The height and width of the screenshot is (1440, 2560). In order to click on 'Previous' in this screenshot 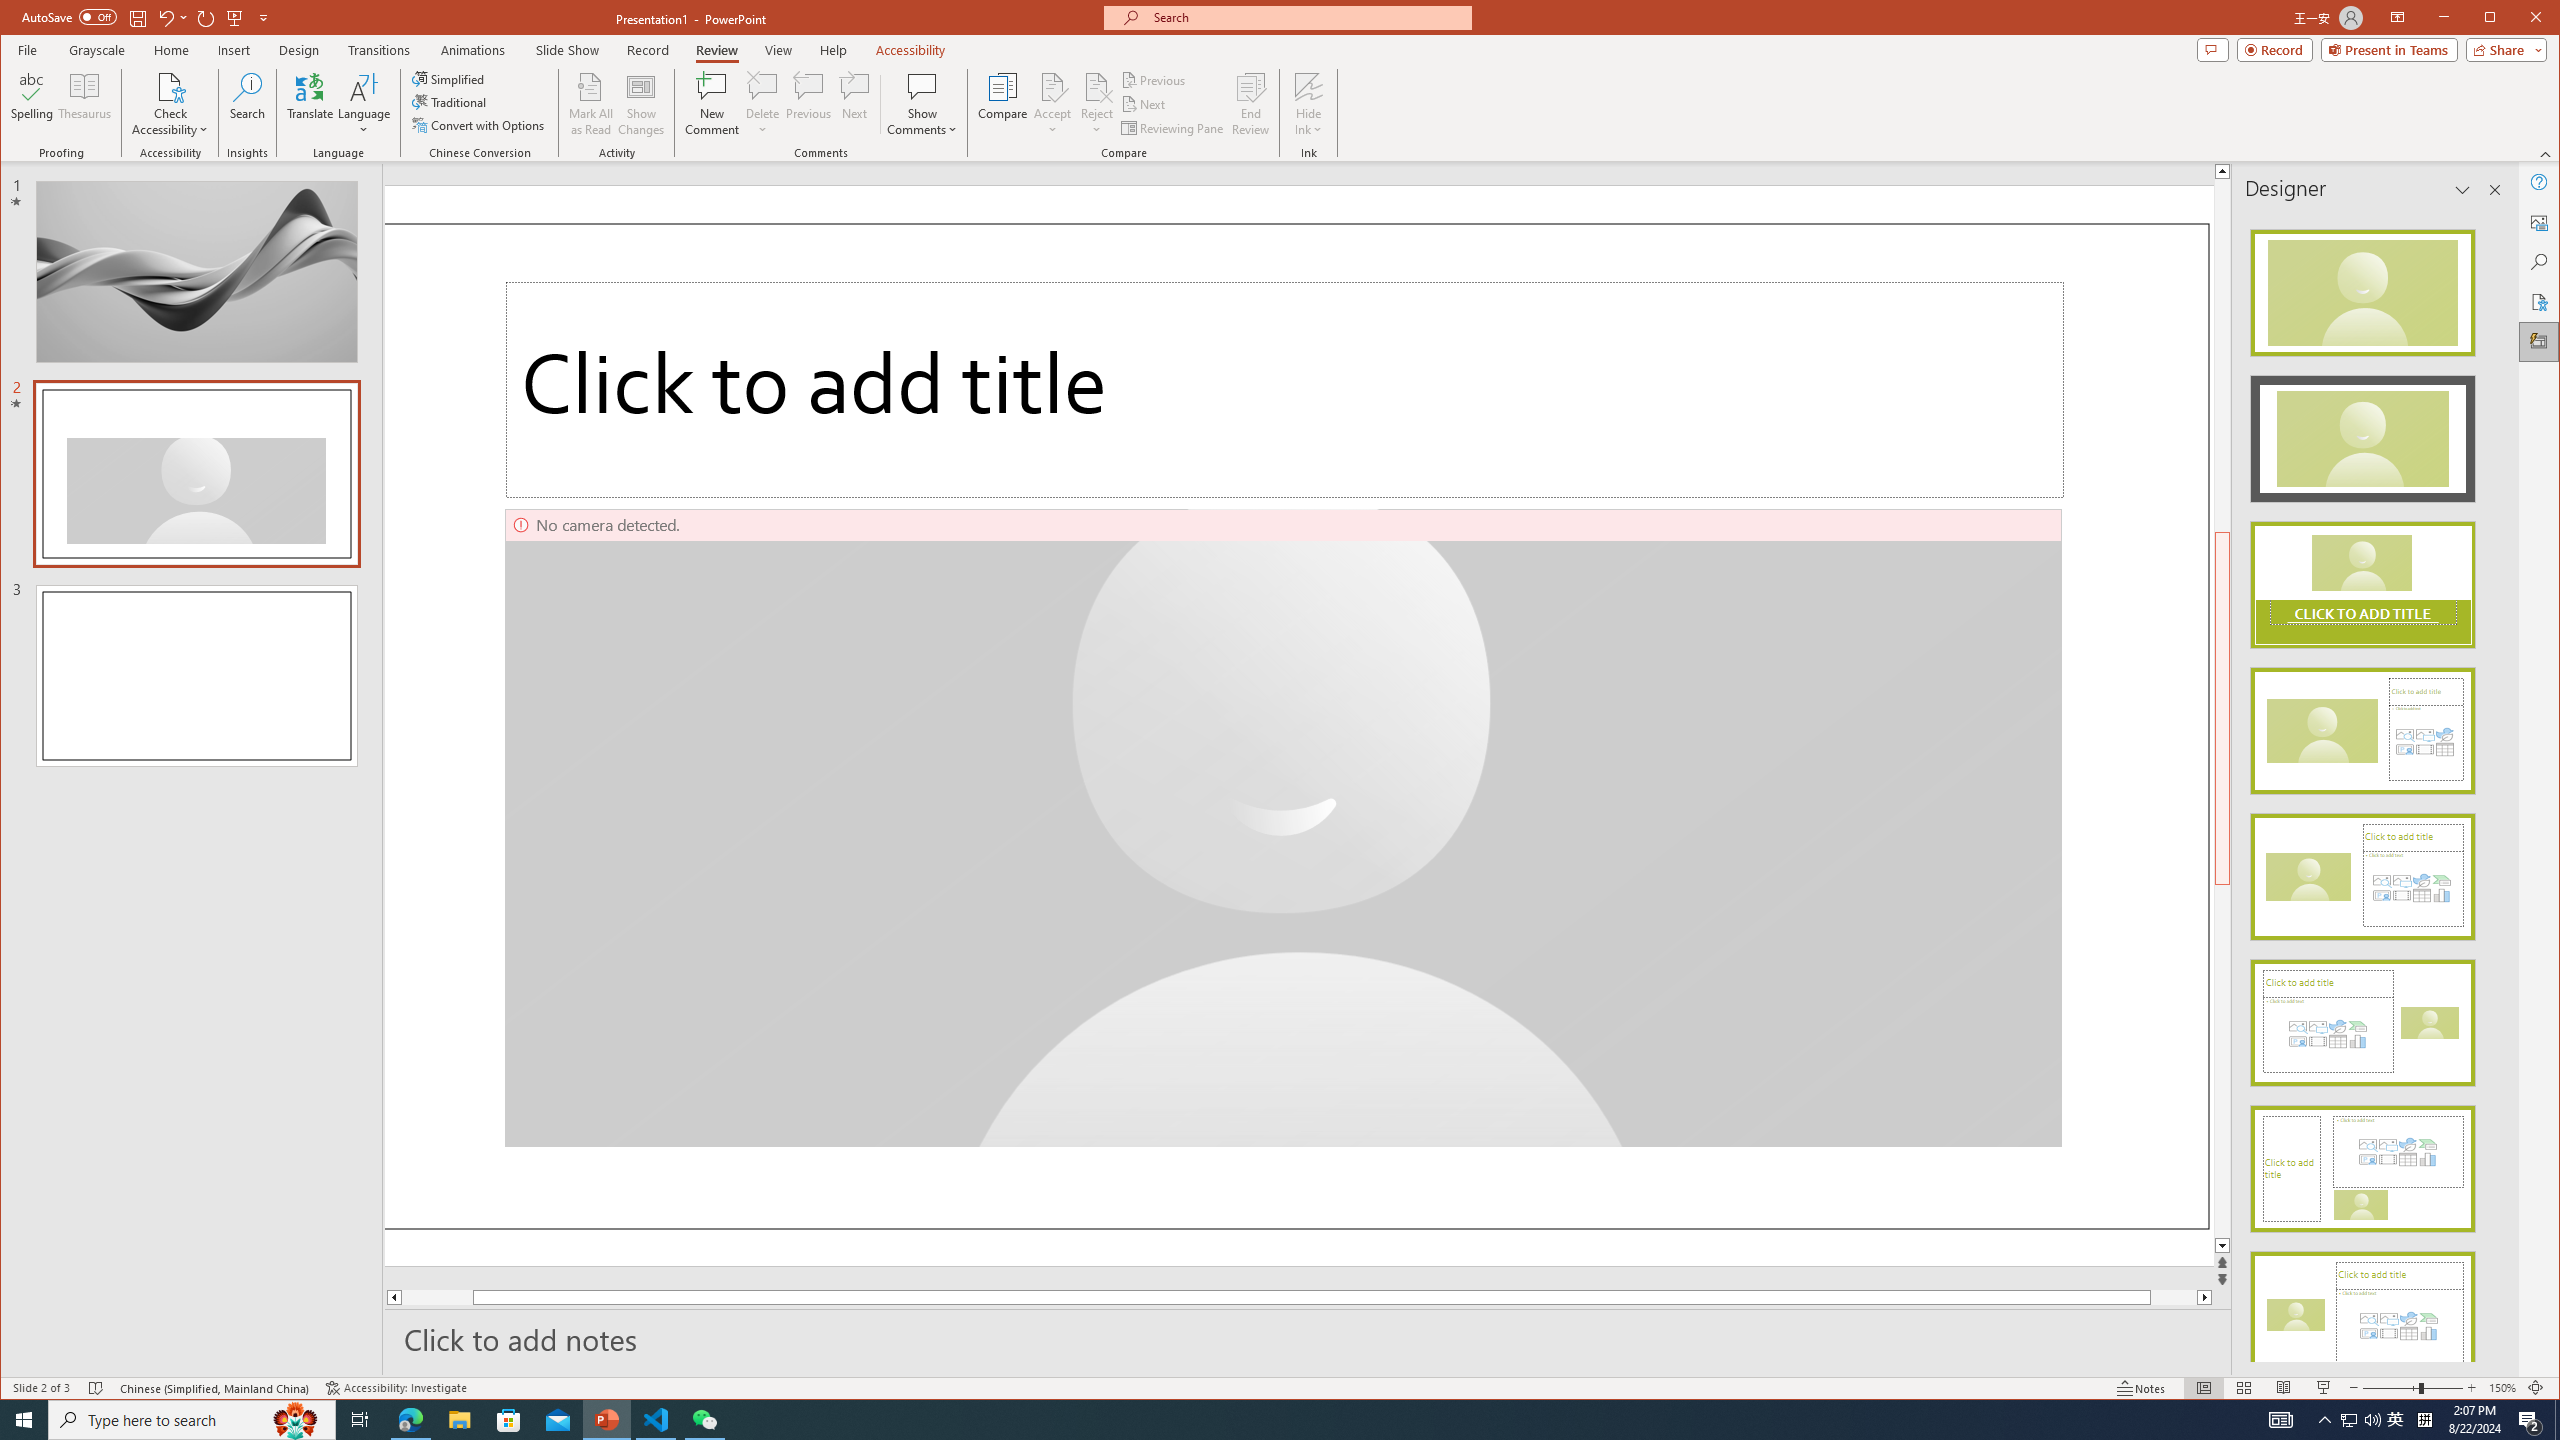, I will do `click(1154, 80)`.